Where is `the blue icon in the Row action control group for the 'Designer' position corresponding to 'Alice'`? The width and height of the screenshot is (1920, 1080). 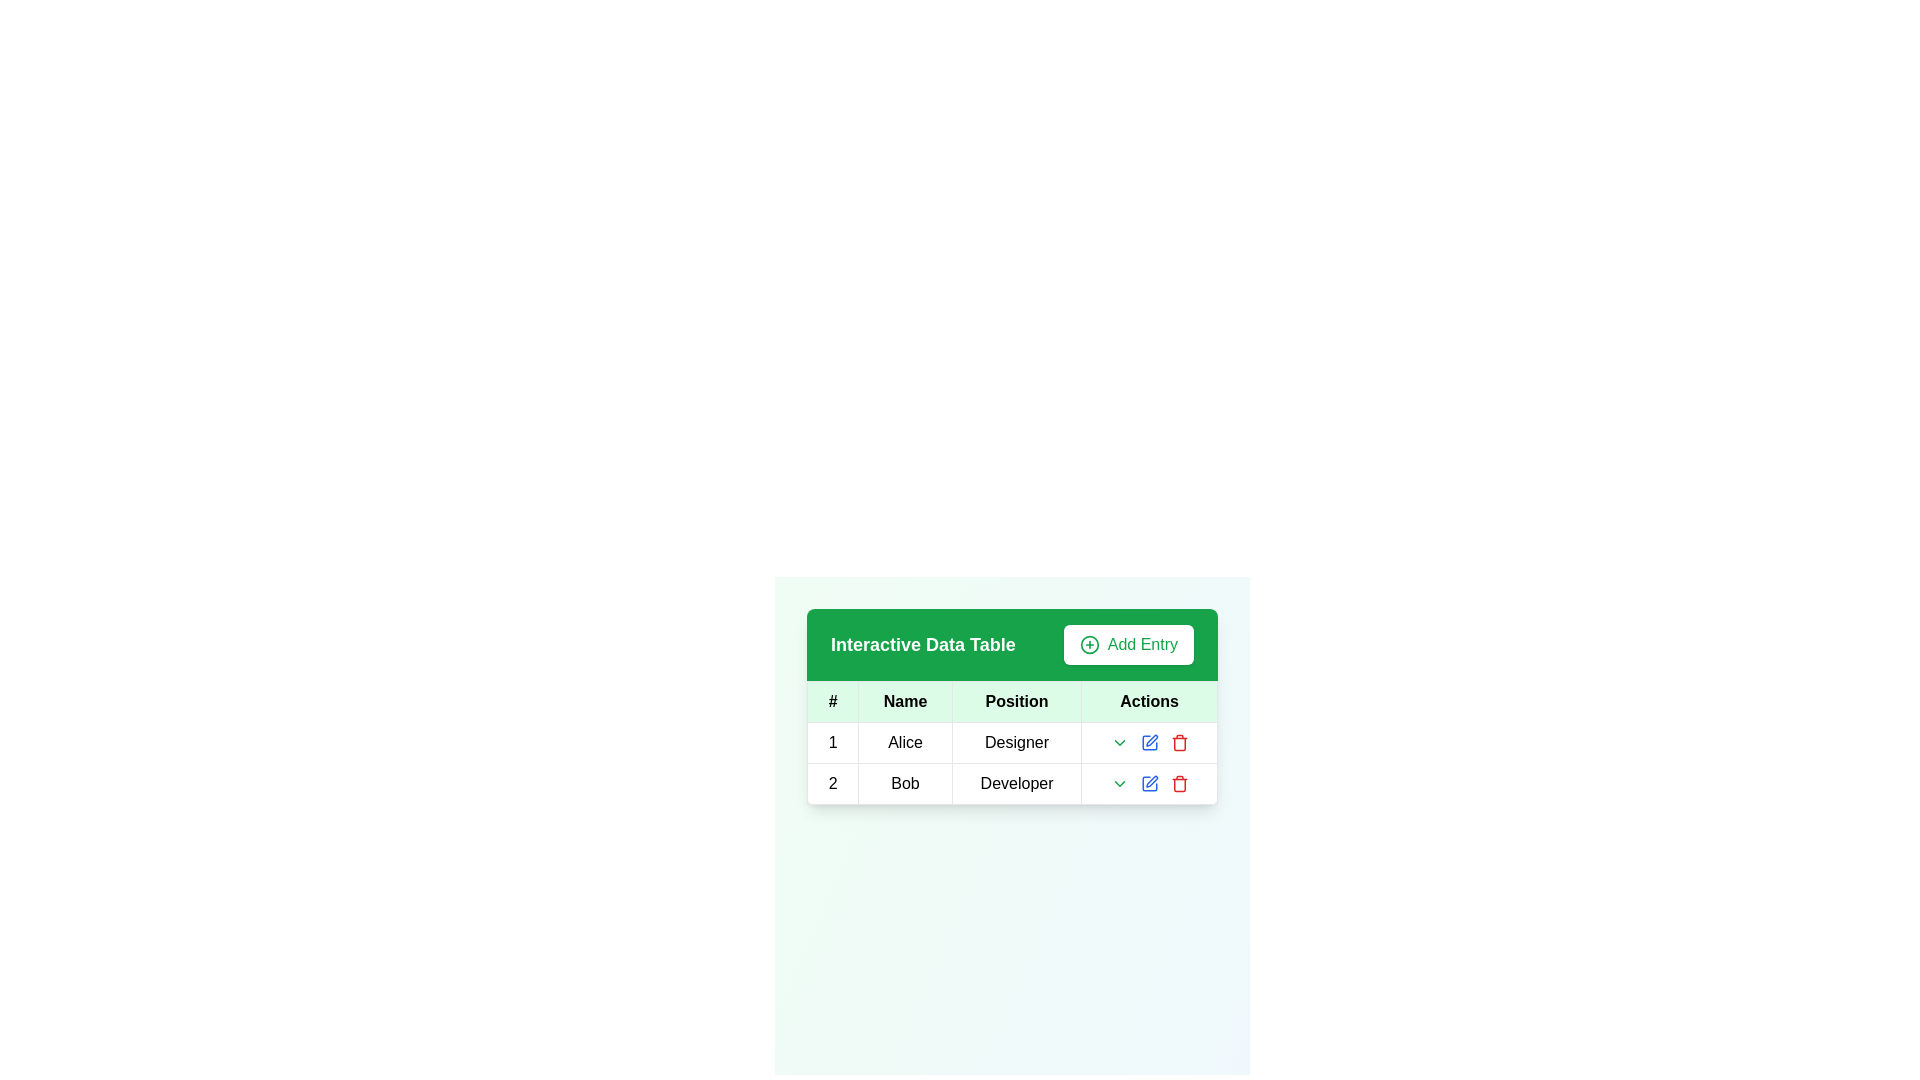
the blue icon in the Row action control group for the 'Designer' position corresponding to 'Alice' is located at coordinates (1149, 743).